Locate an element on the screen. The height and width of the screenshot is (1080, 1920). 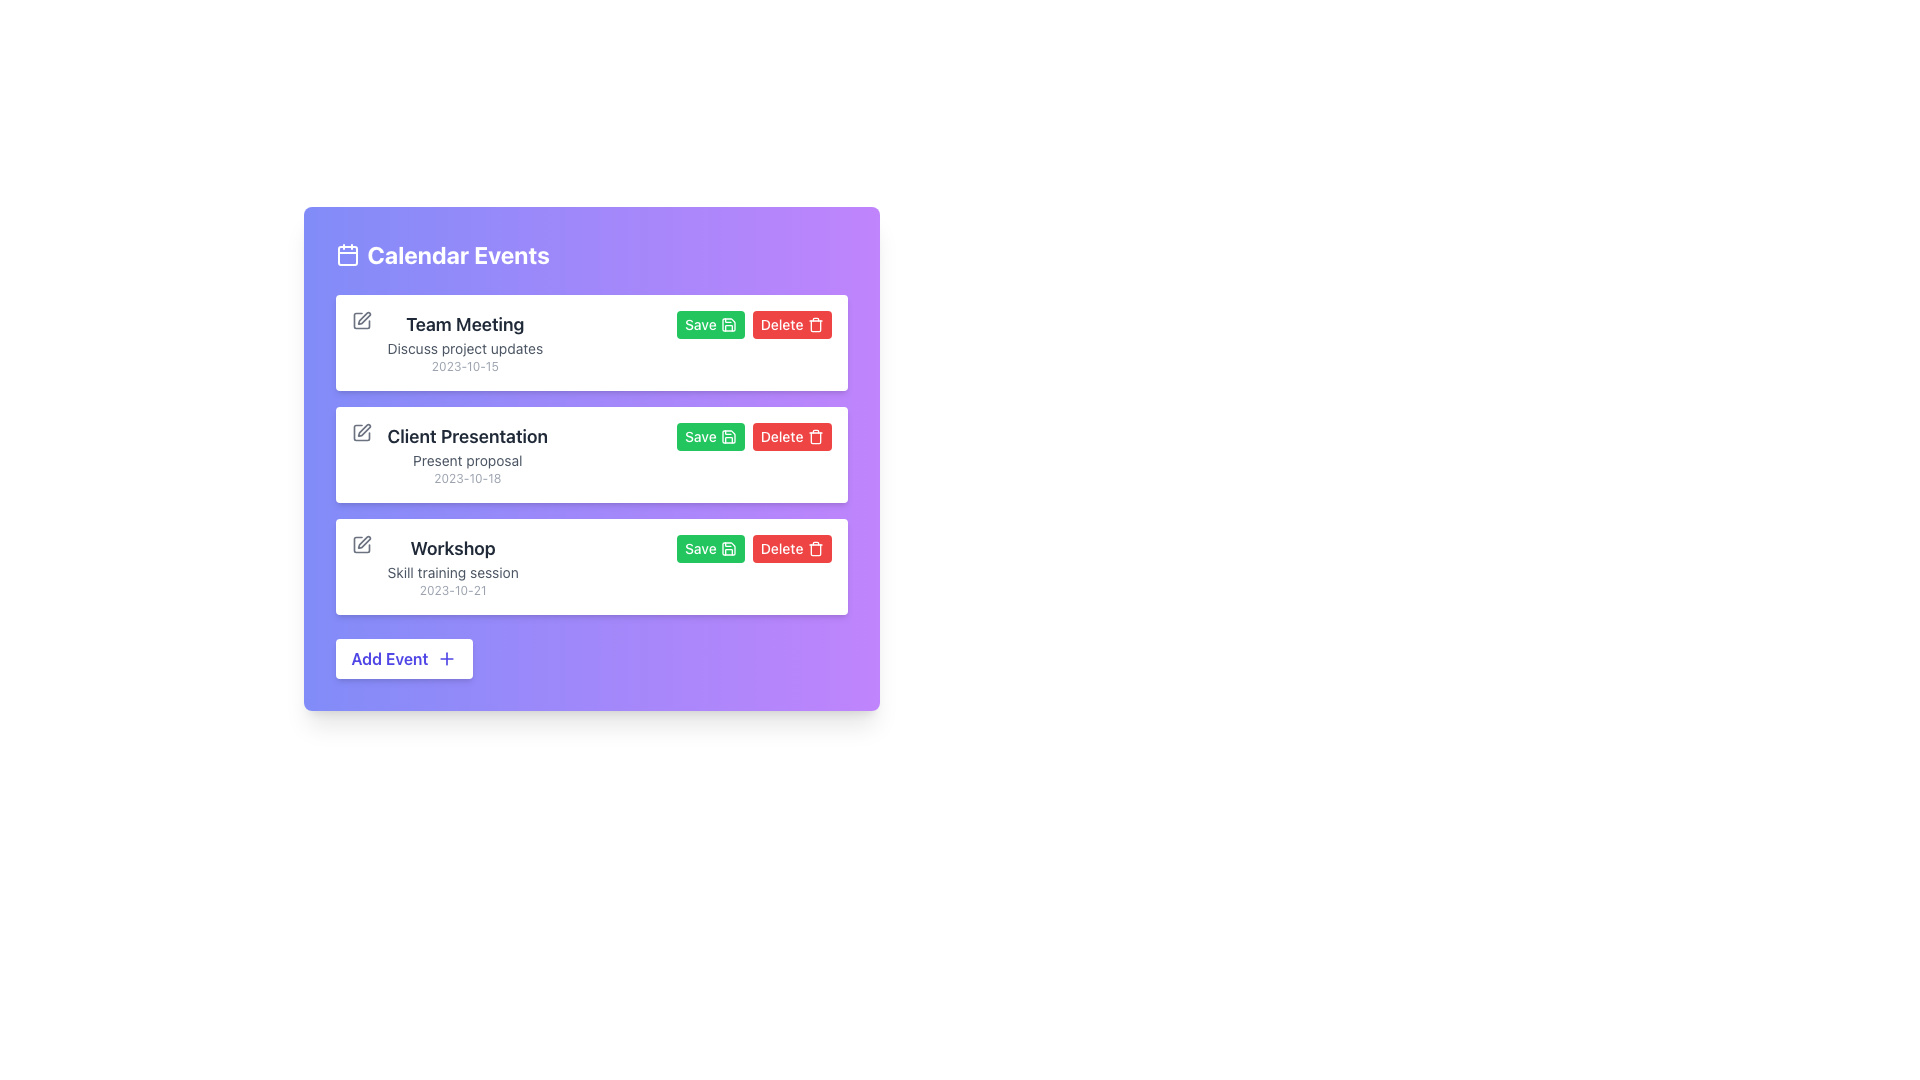
the 'Save' button associated with the 'Client Presentation' calendar event is located at coordinates (710, 435).